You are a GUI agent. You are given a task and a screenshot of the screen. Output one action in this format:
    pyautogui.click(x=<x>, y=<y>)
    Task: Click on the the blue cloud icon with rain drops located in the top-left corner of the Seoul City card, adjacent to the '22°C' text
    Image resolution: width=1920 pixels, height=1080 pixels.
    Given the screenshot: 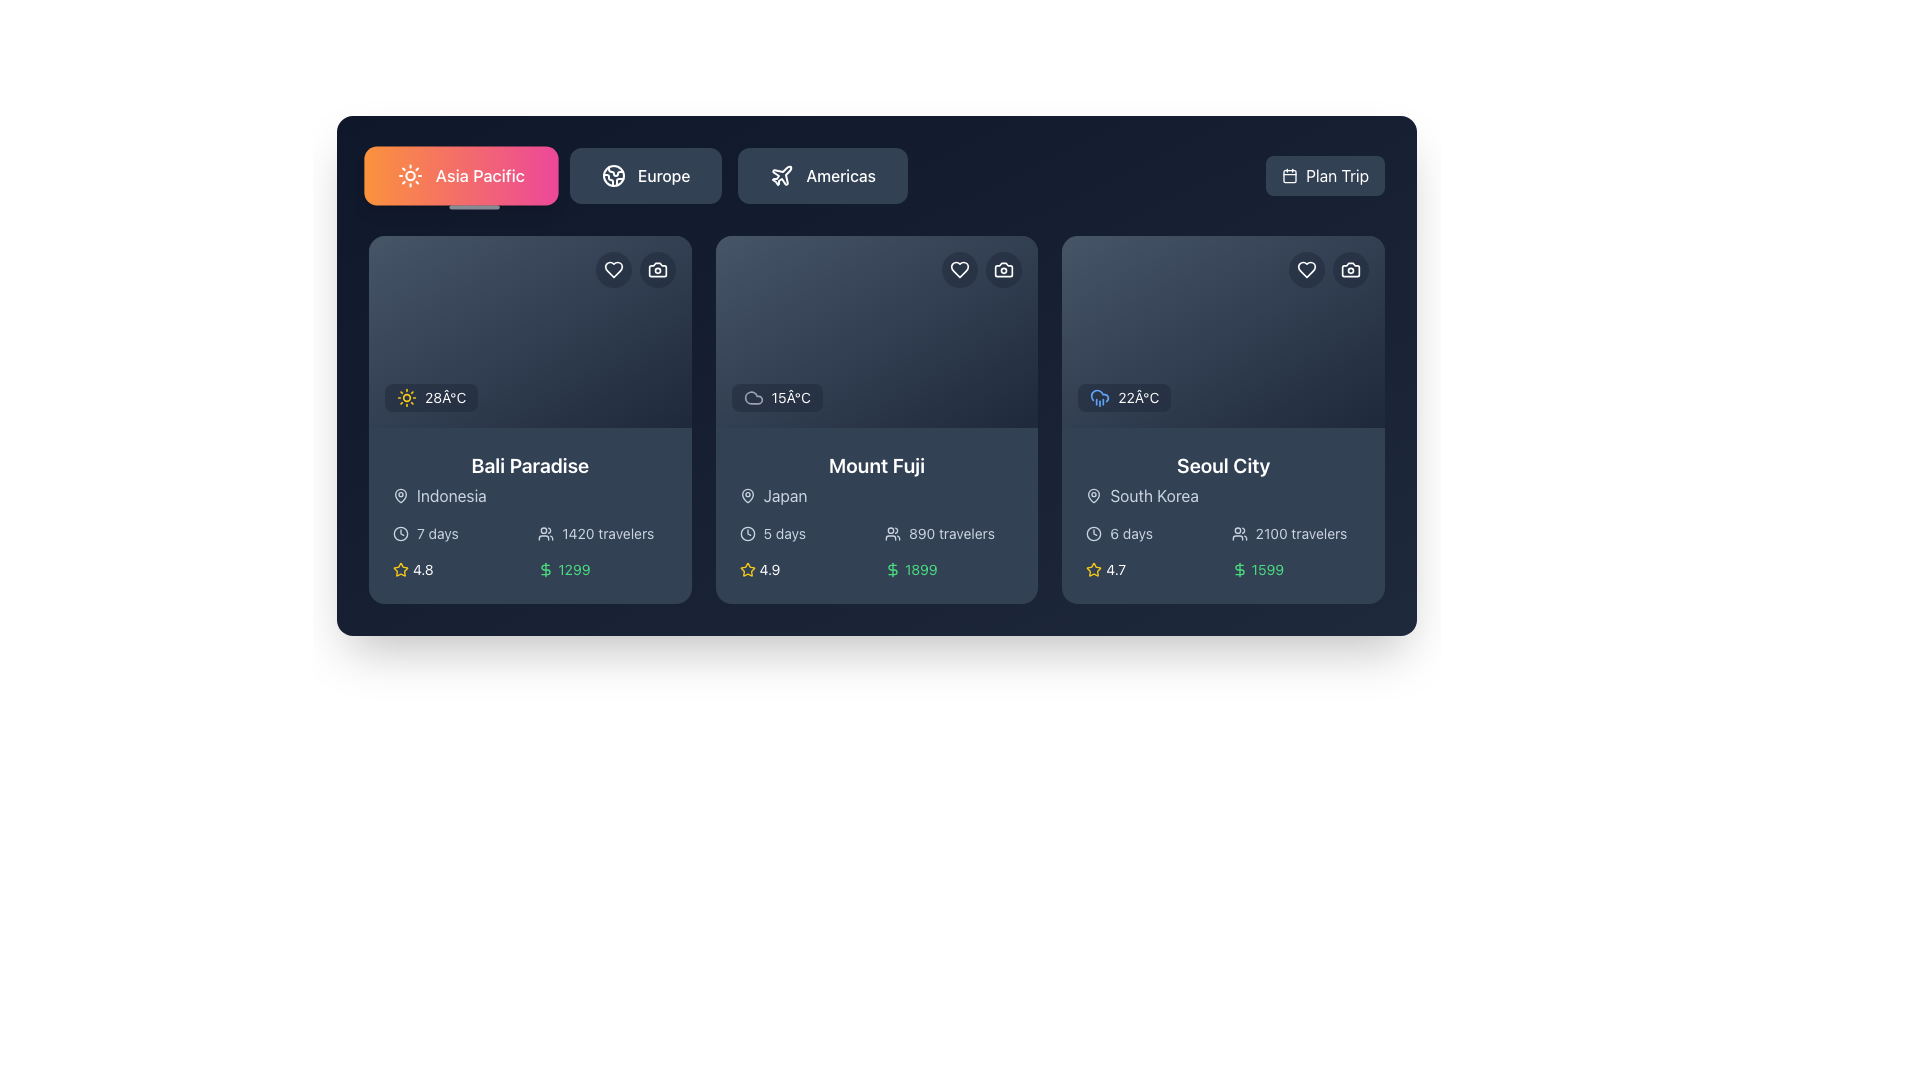 What is the action you would take?
    pyautogui.click(x=1099, y=397)
    